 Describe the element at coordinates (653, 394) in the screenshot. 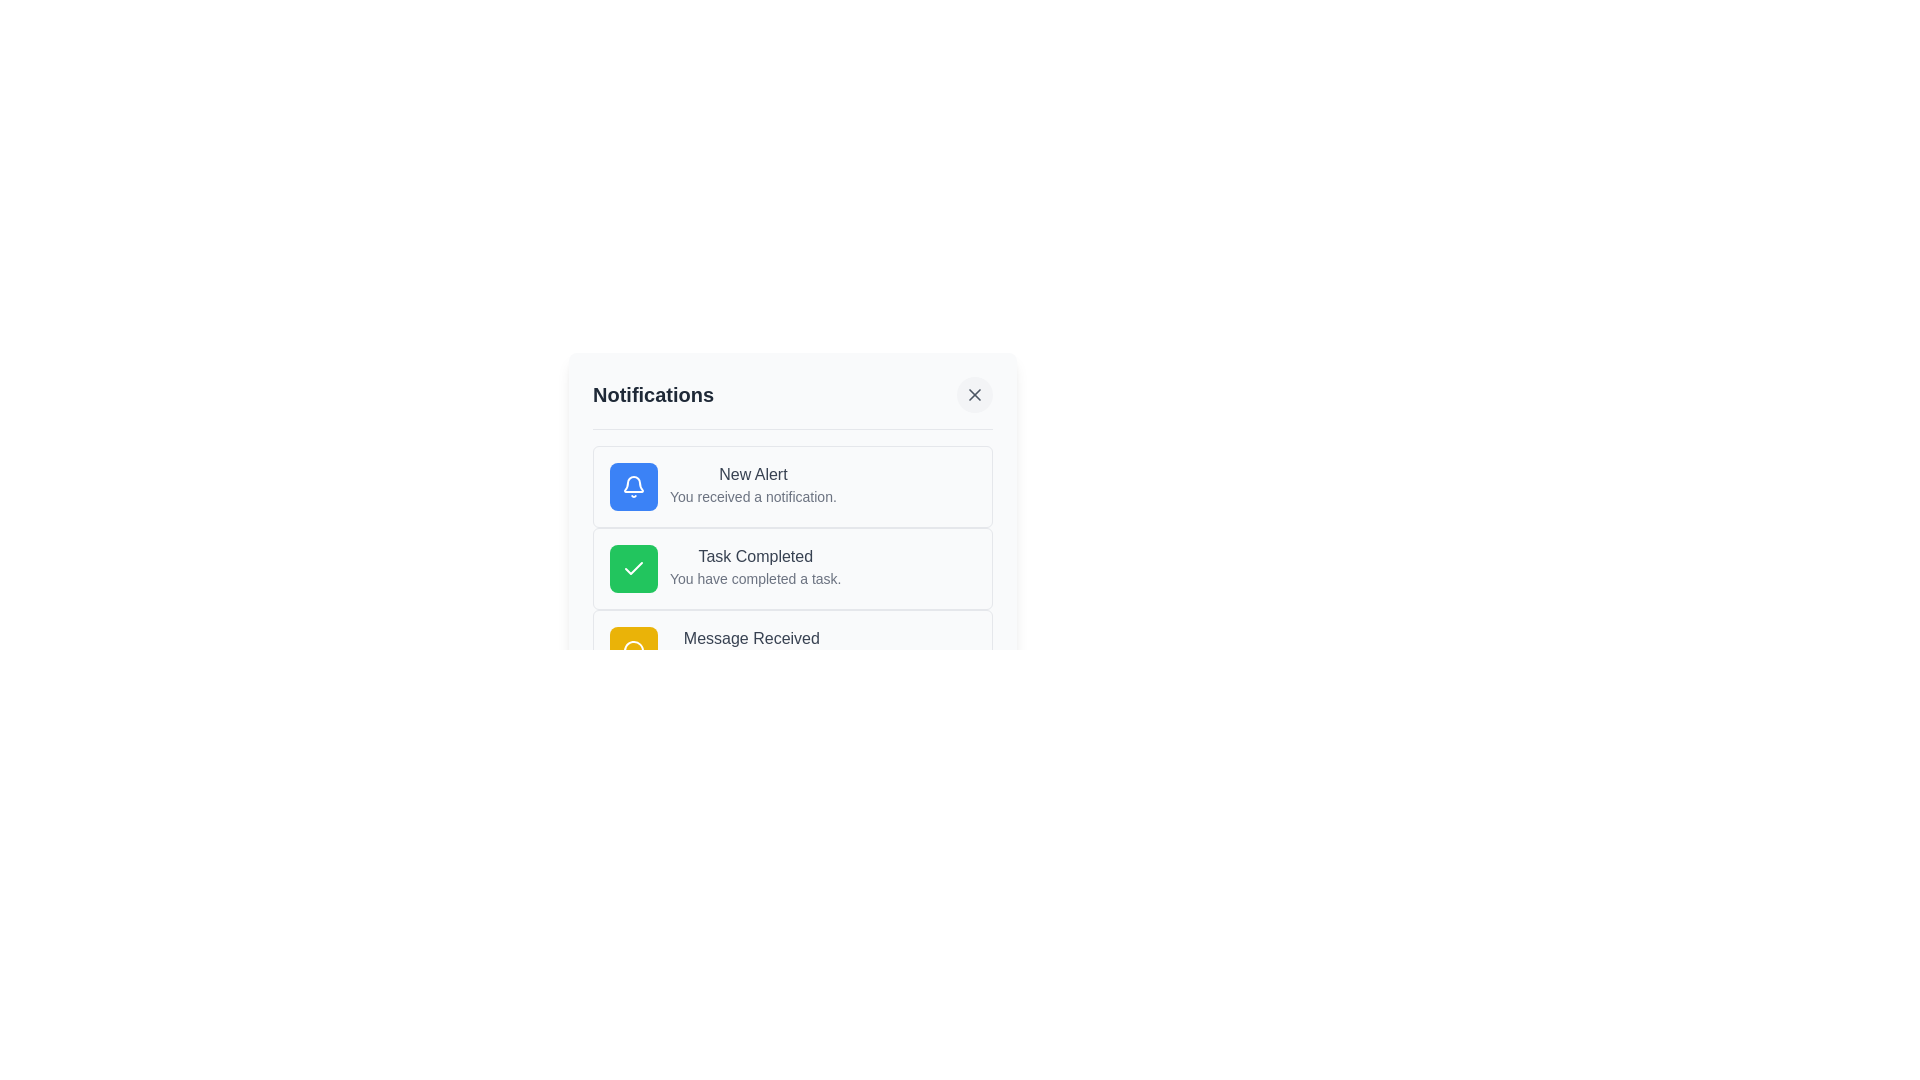

I see `the Text Label that designates the purpose of the surrounding panel for notifications, positioned in the upper-left section of the containing panel, to the left of the close icon button` at that location.